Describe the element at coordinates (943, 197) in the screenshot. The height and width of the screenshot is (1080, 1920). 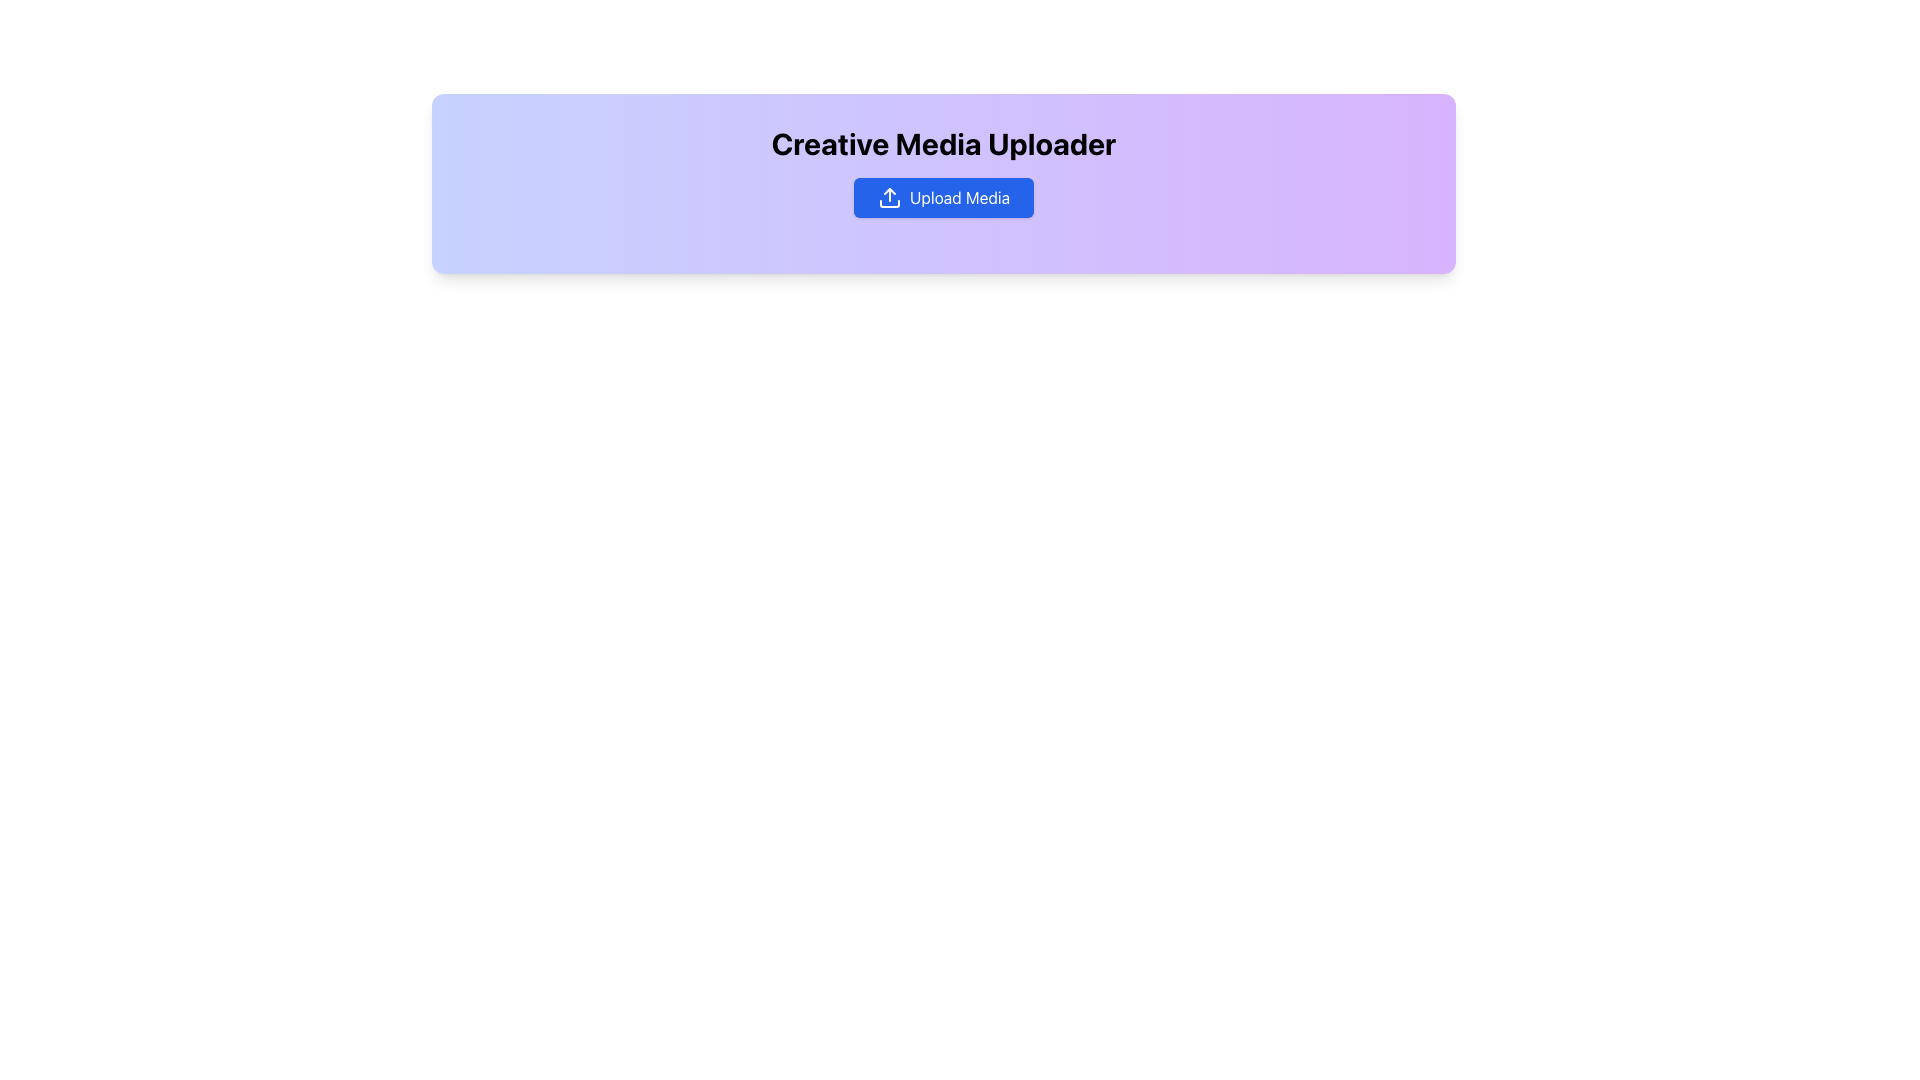
I see `the blue 'Upload Media' button with rounded edges to observe the hover effect` at that location.